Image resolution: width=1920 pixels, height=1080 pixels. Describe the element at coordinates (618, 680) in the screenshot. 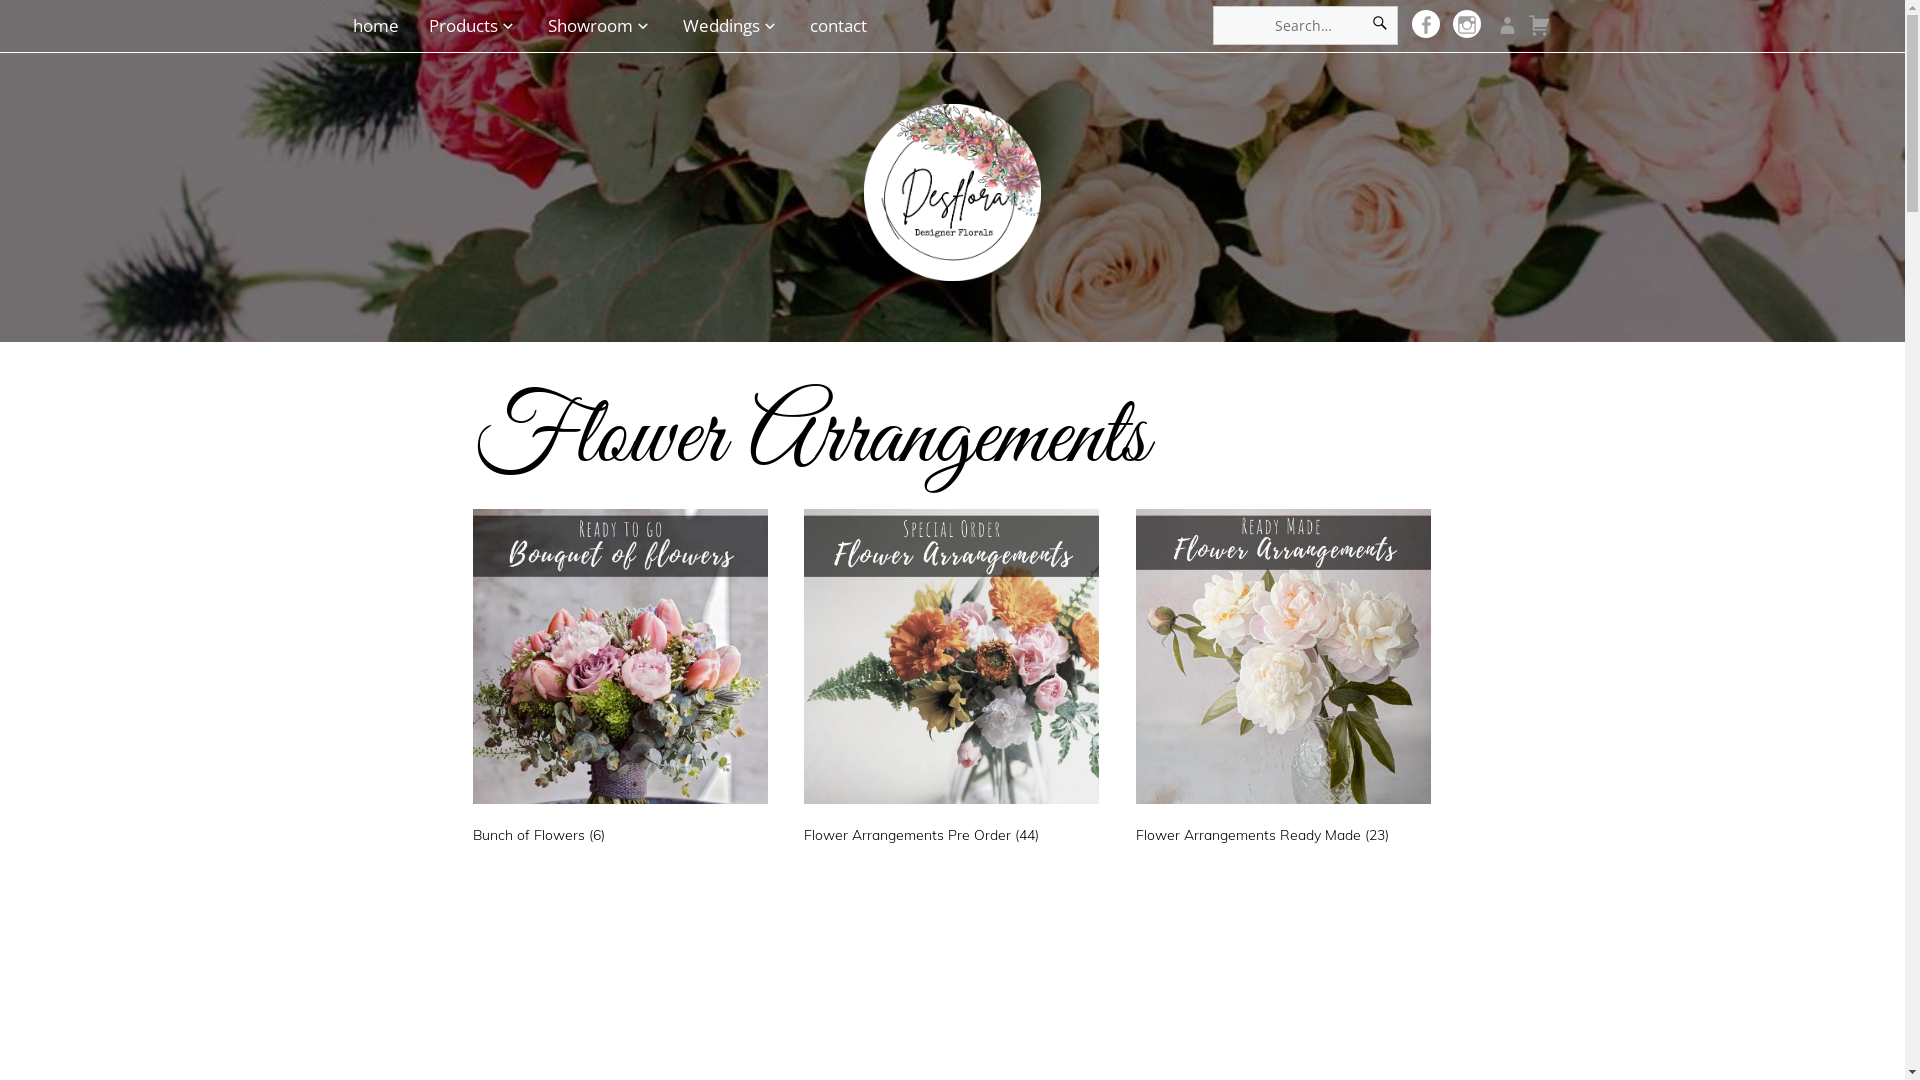

I see `'Bunch of Flowers (6)'` at that location.